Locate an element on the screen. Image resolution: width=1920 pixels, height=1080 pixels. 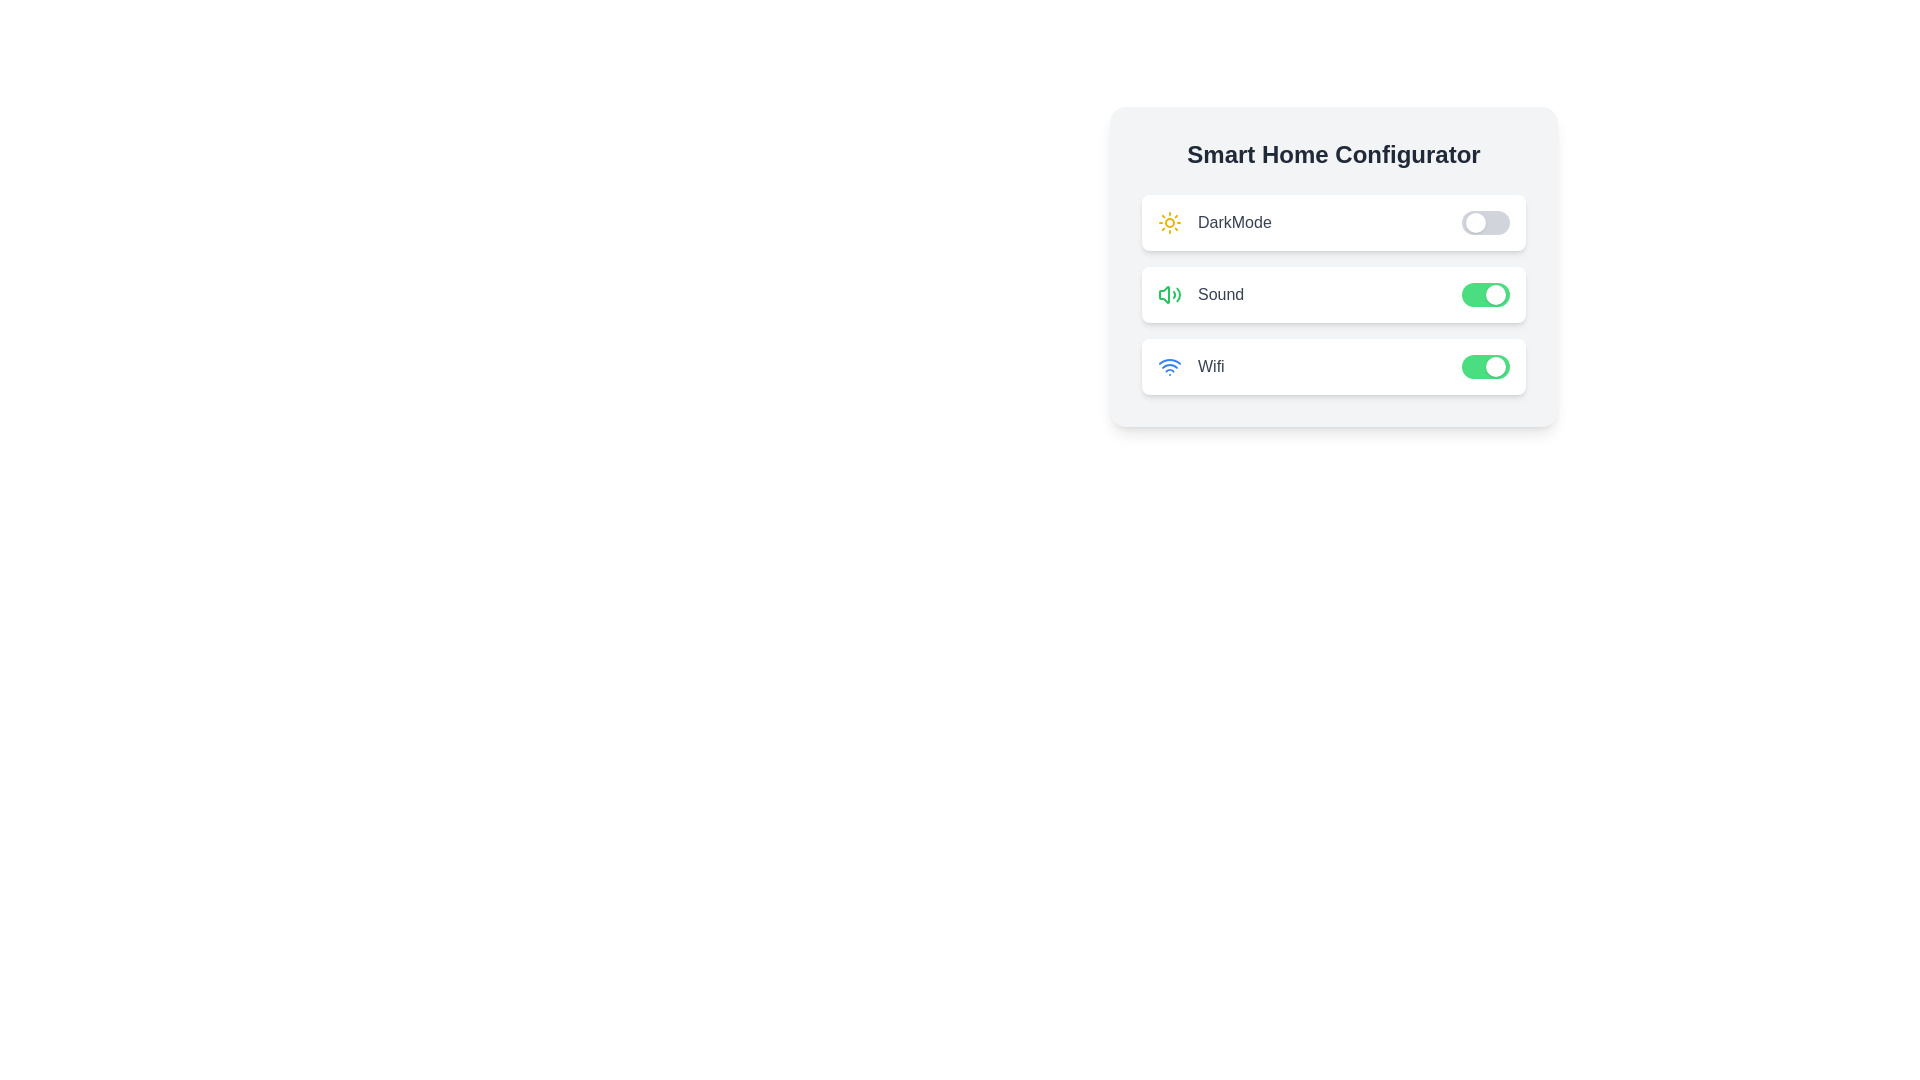
the 'darkMode' label with icon in the Smart Home Configurator card, located on the left top row next to the toggle switch is located at coordinates (1213, 223).